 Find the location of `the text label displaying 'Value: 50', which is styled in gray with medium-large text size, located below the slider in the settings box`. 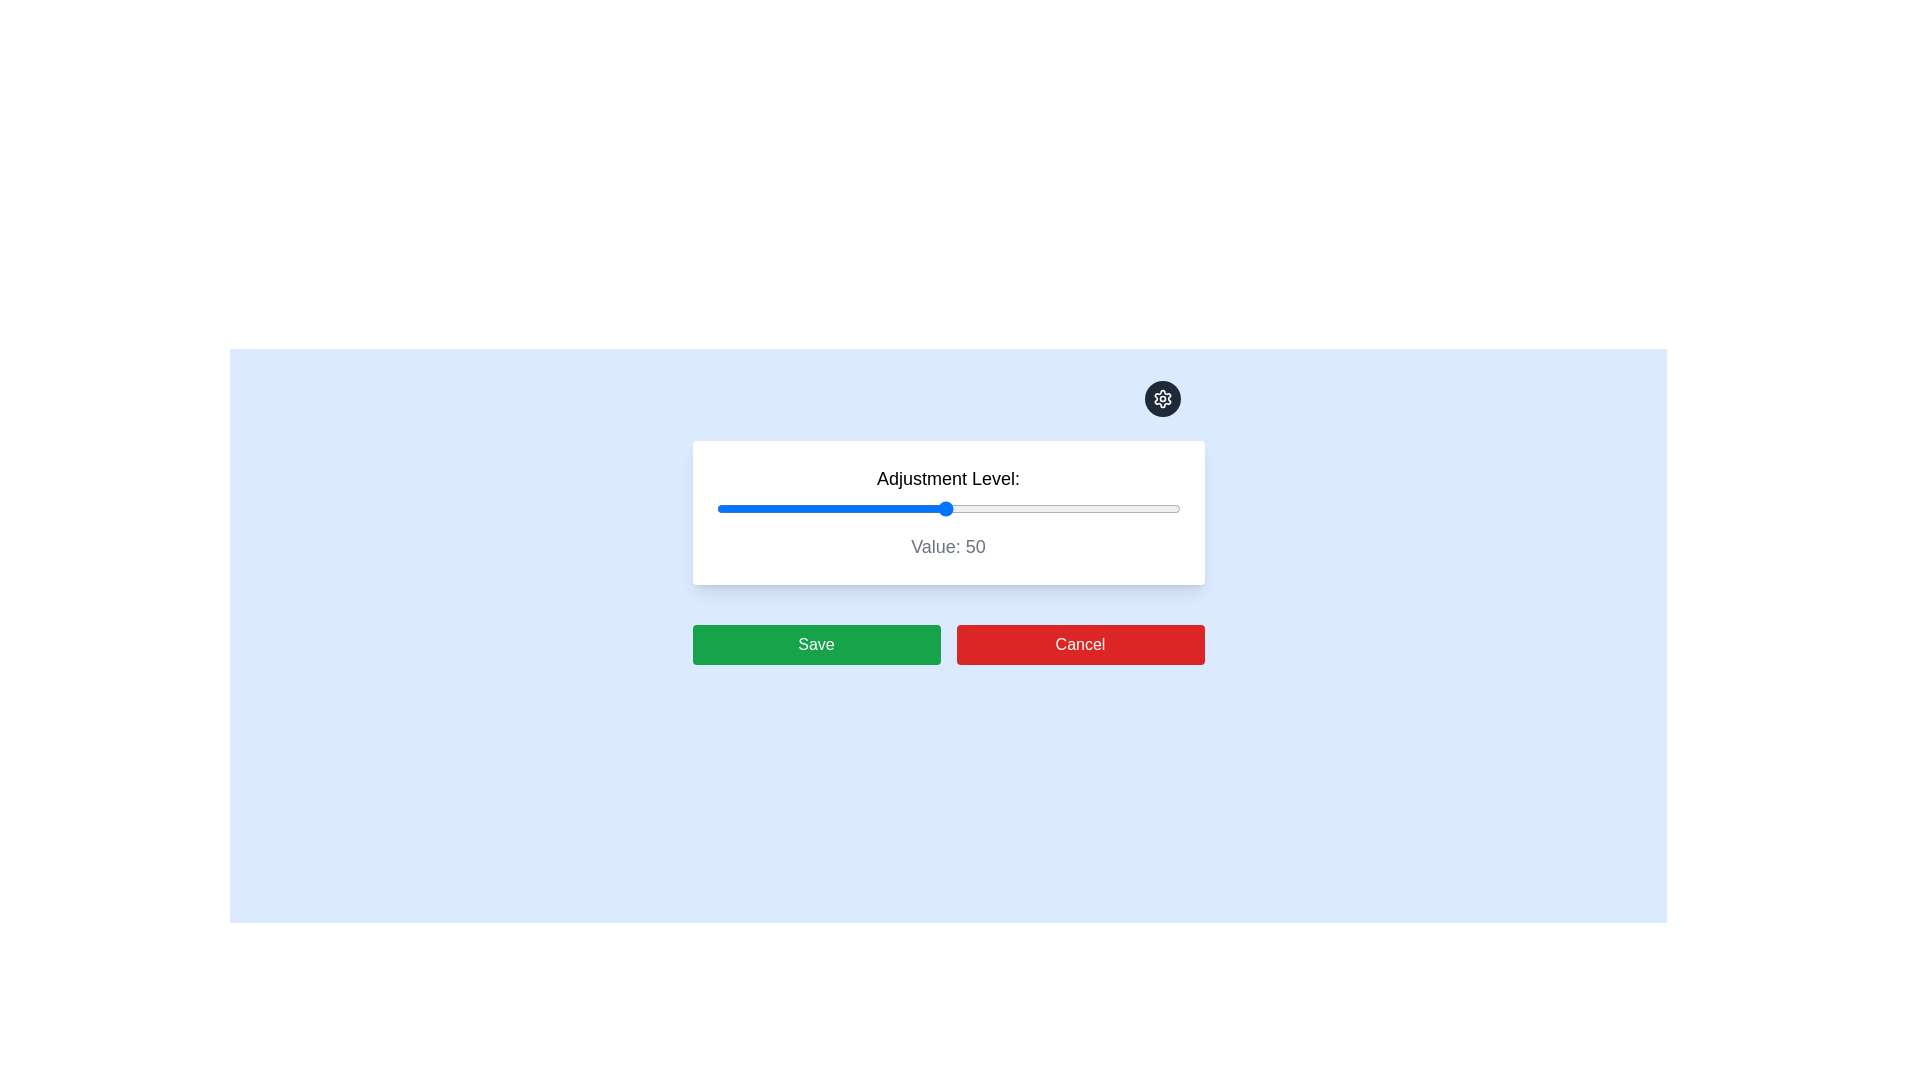

the text label displaying 'Value: 50', which is styled in gray with medium-large text size, located below the slider in the settings box is located at coordinates (947, 547).